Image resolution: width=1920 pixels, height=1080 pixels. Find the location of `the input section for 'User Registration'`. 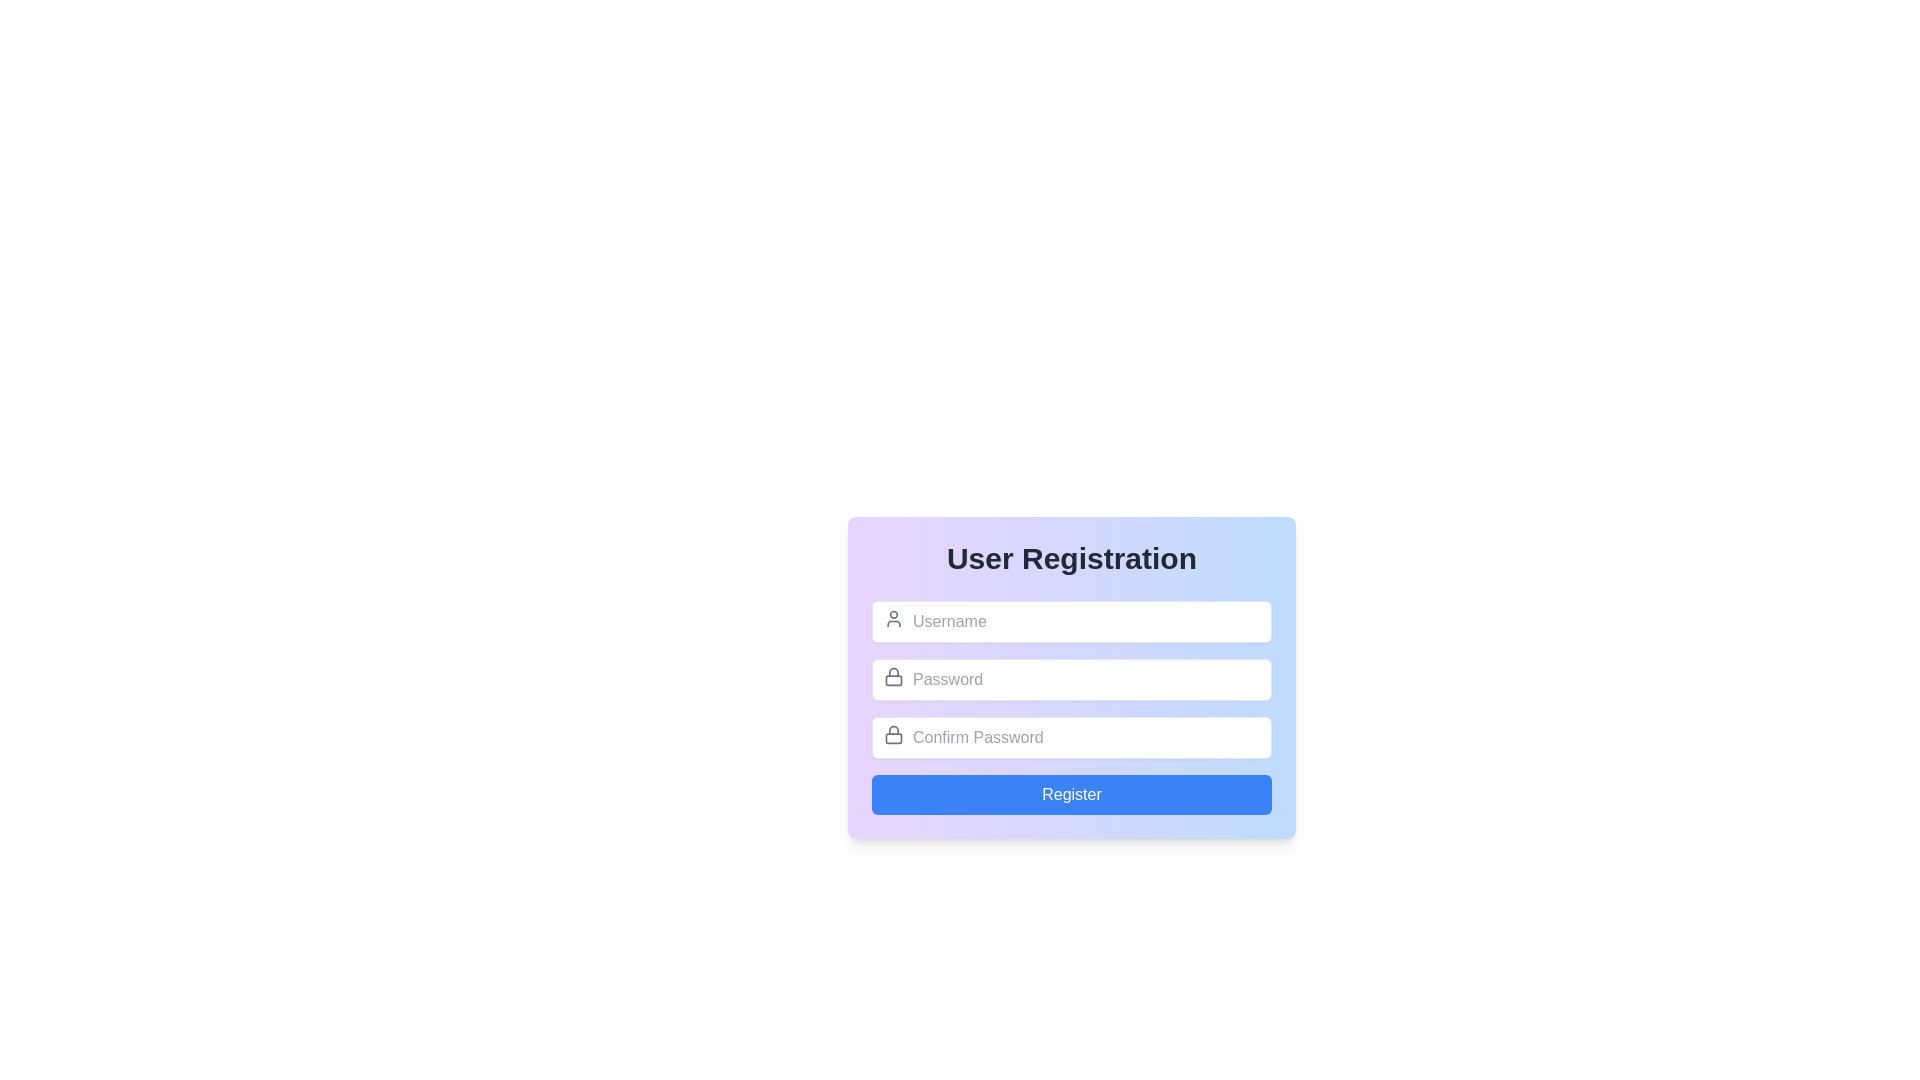

the input section for 'User Registration' is located at coordinates (1070, 707).